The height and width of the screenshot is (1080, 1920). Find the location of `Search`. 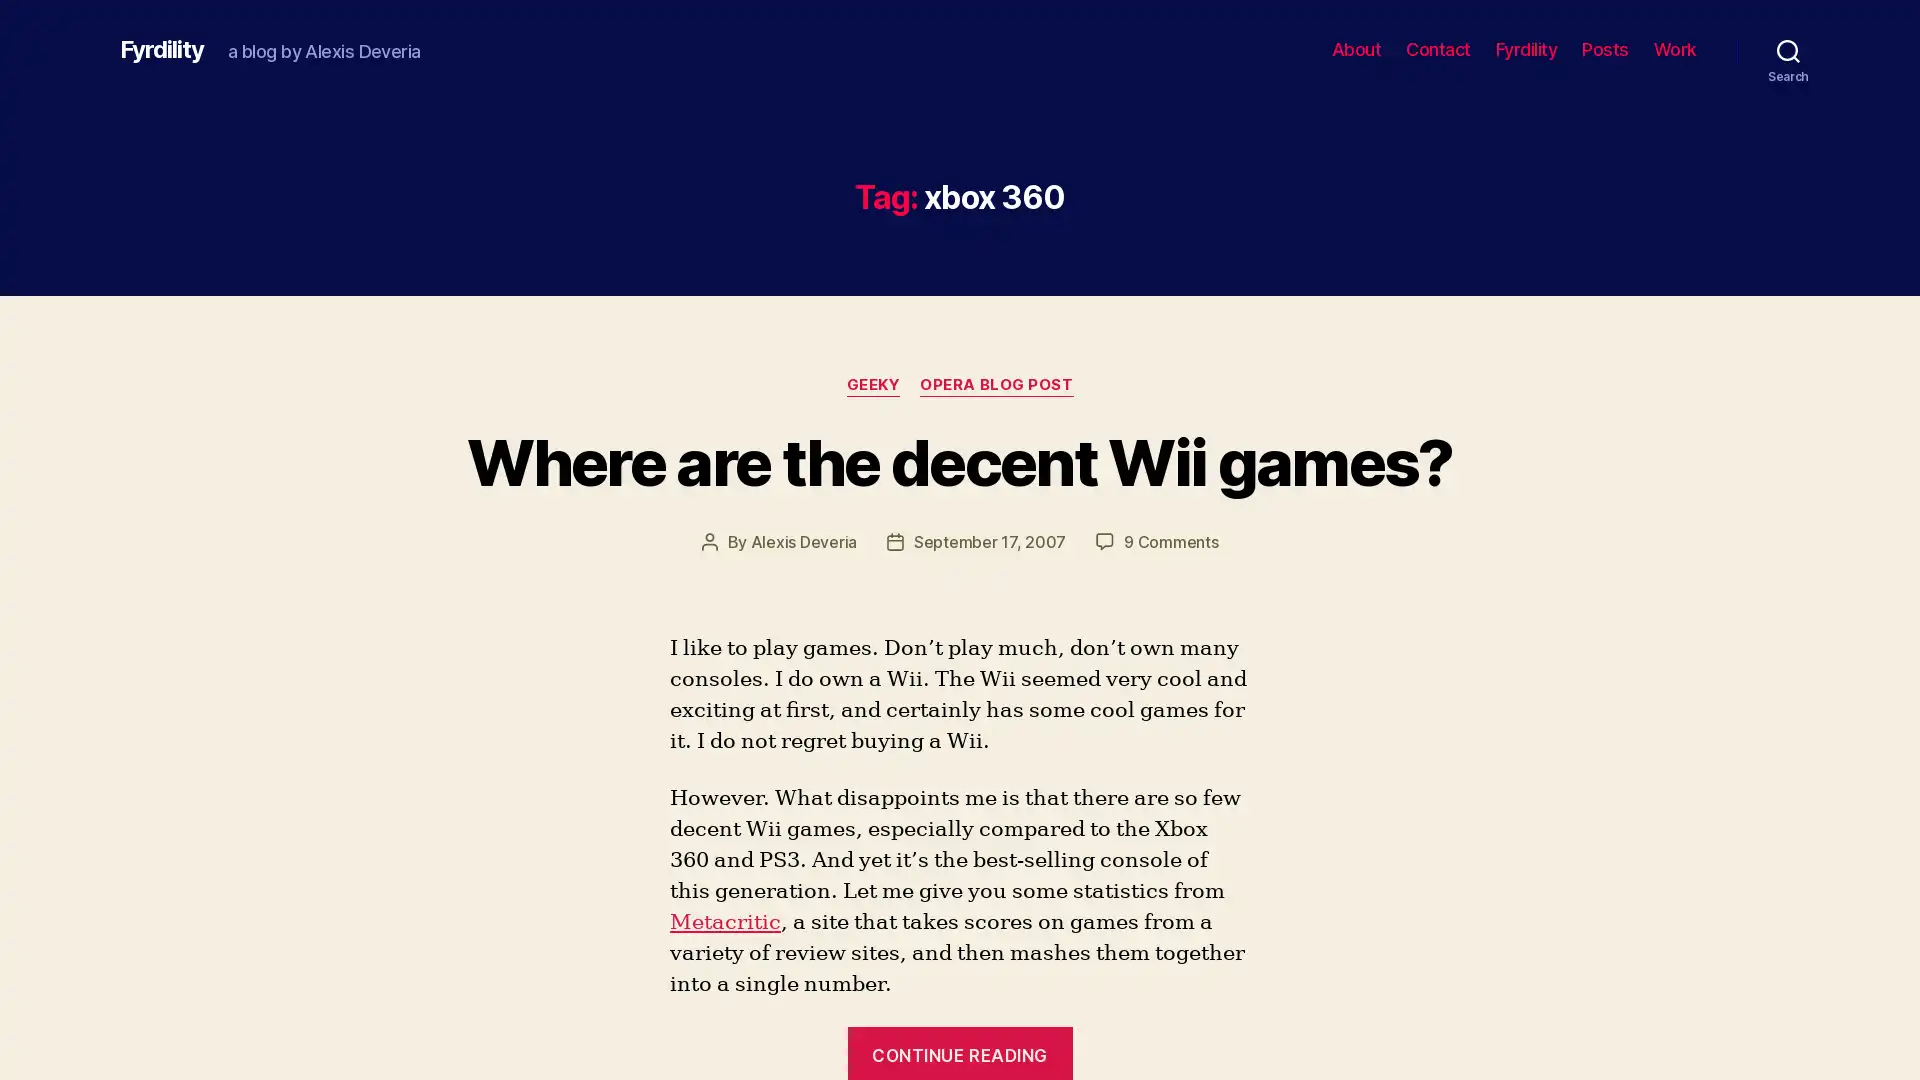

Search is located at coordinates (1788, 49).